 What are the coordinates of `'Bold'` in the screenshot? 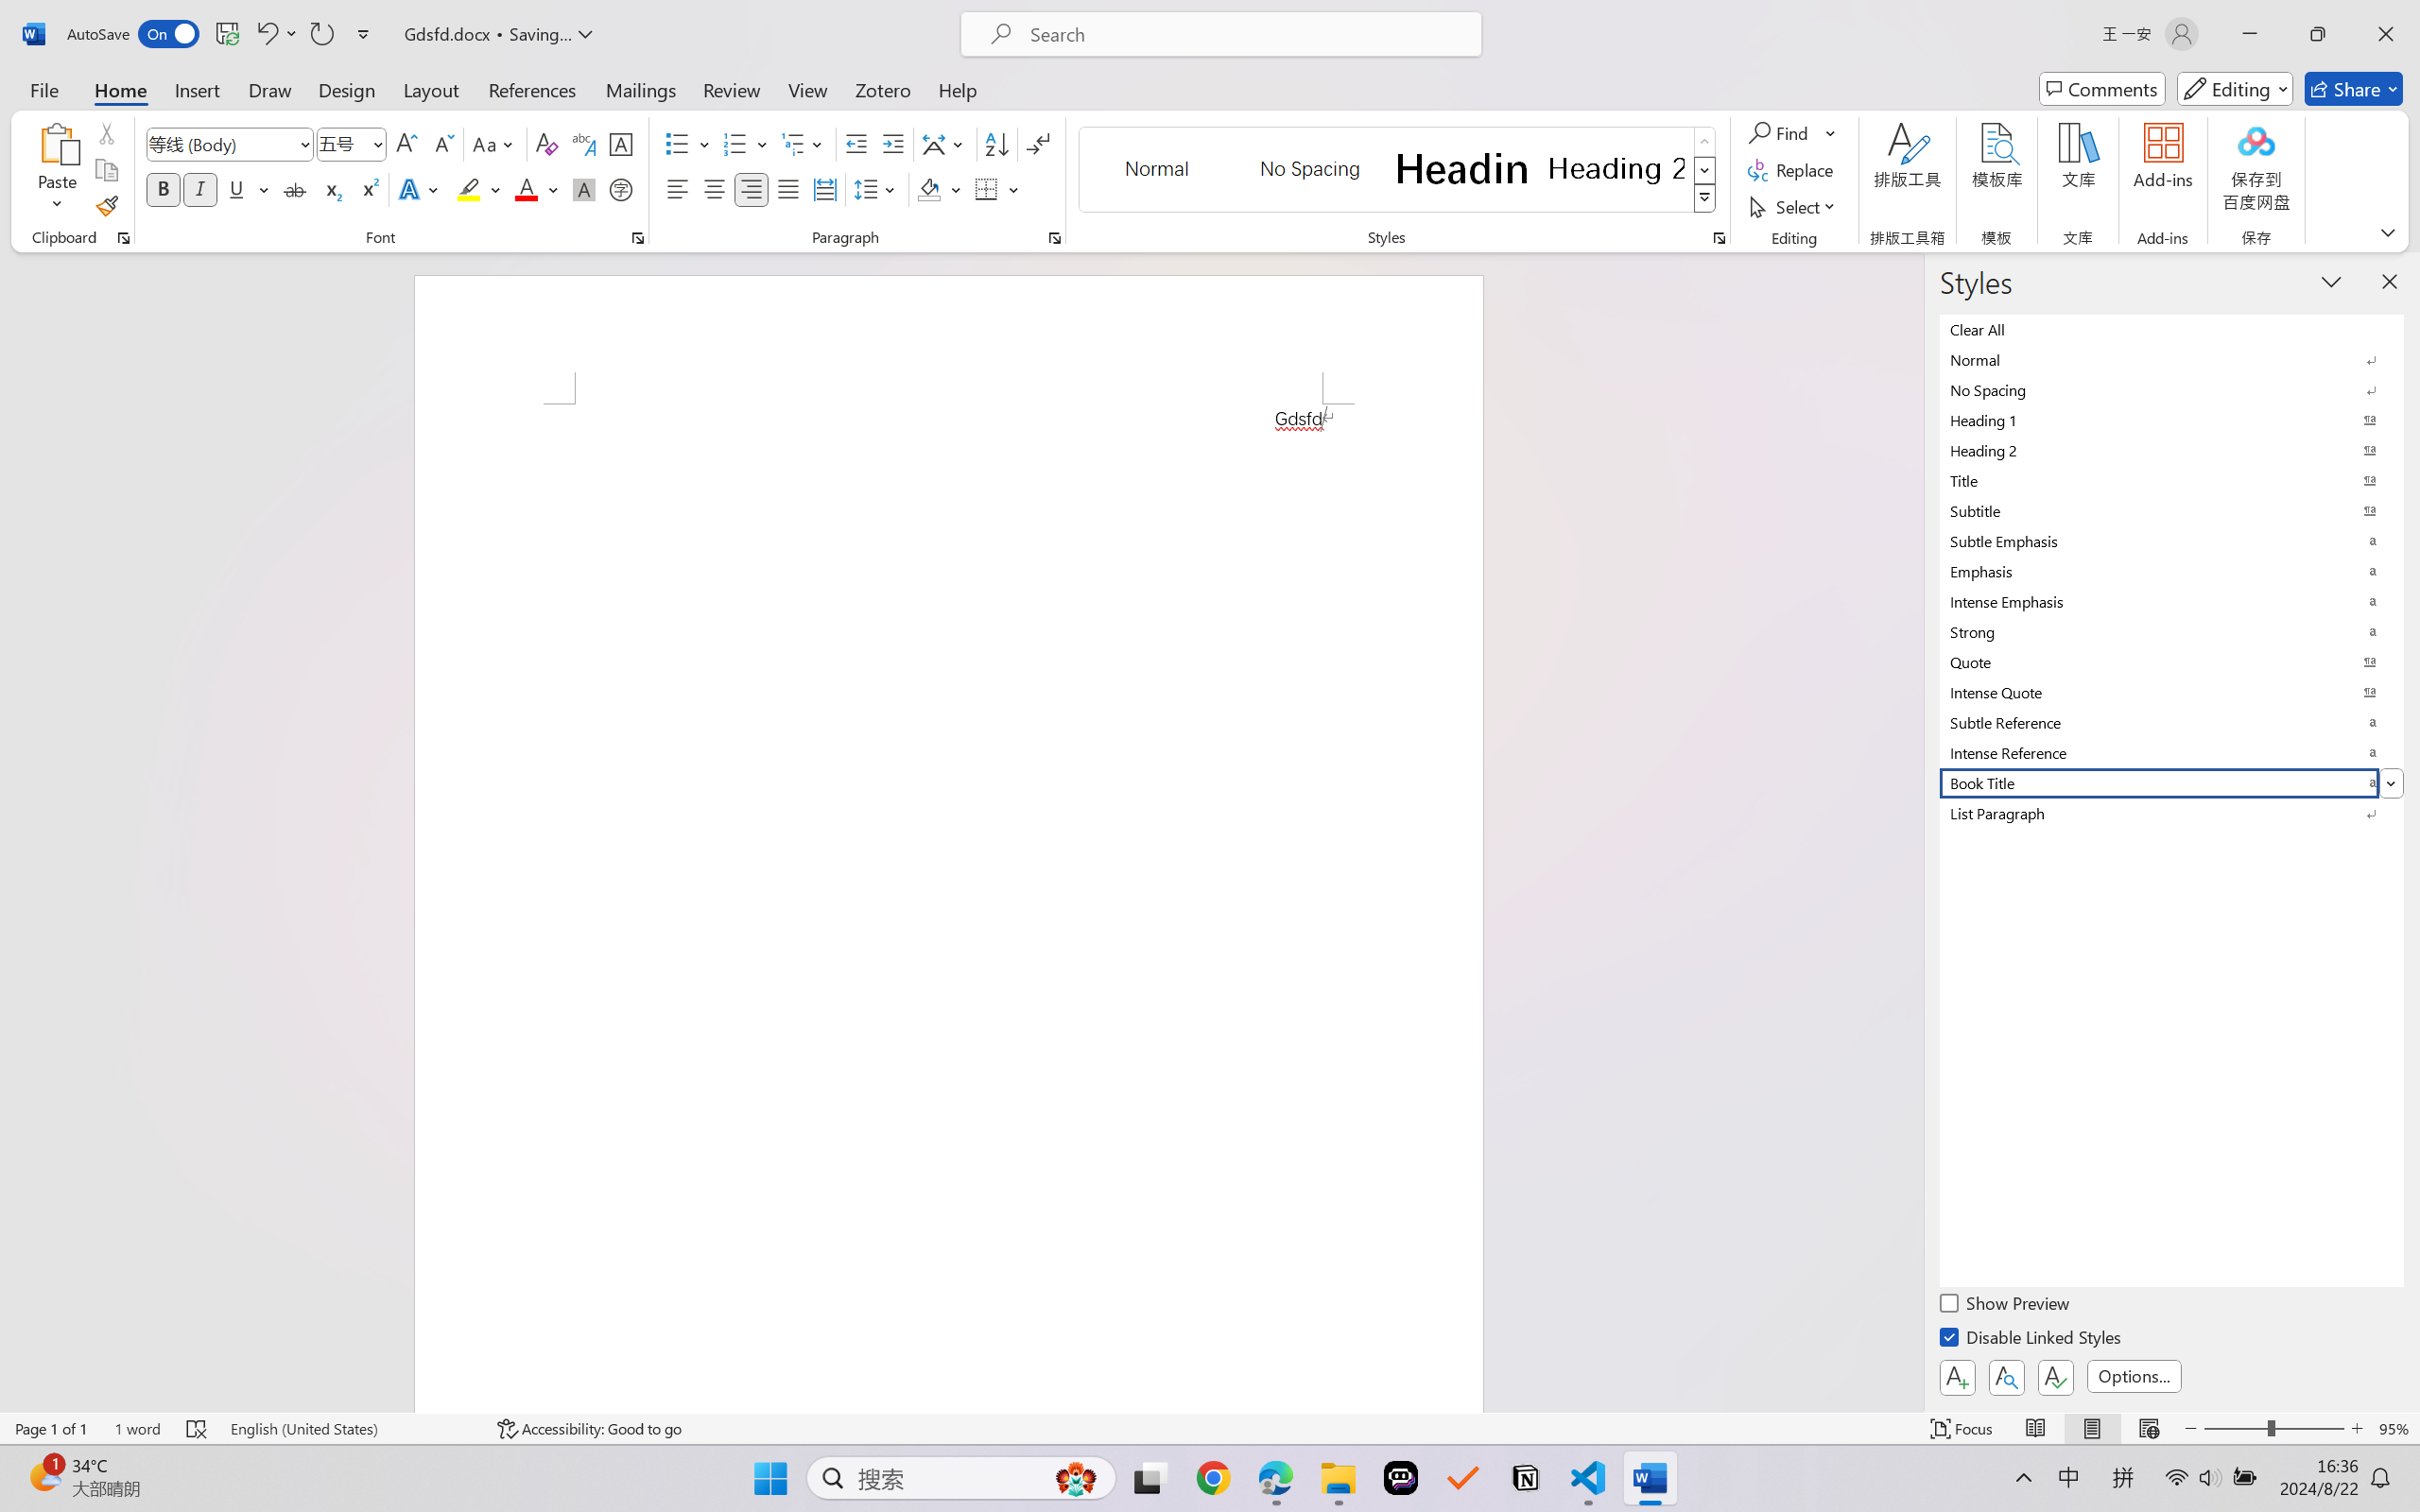 It's located at (164, 188).